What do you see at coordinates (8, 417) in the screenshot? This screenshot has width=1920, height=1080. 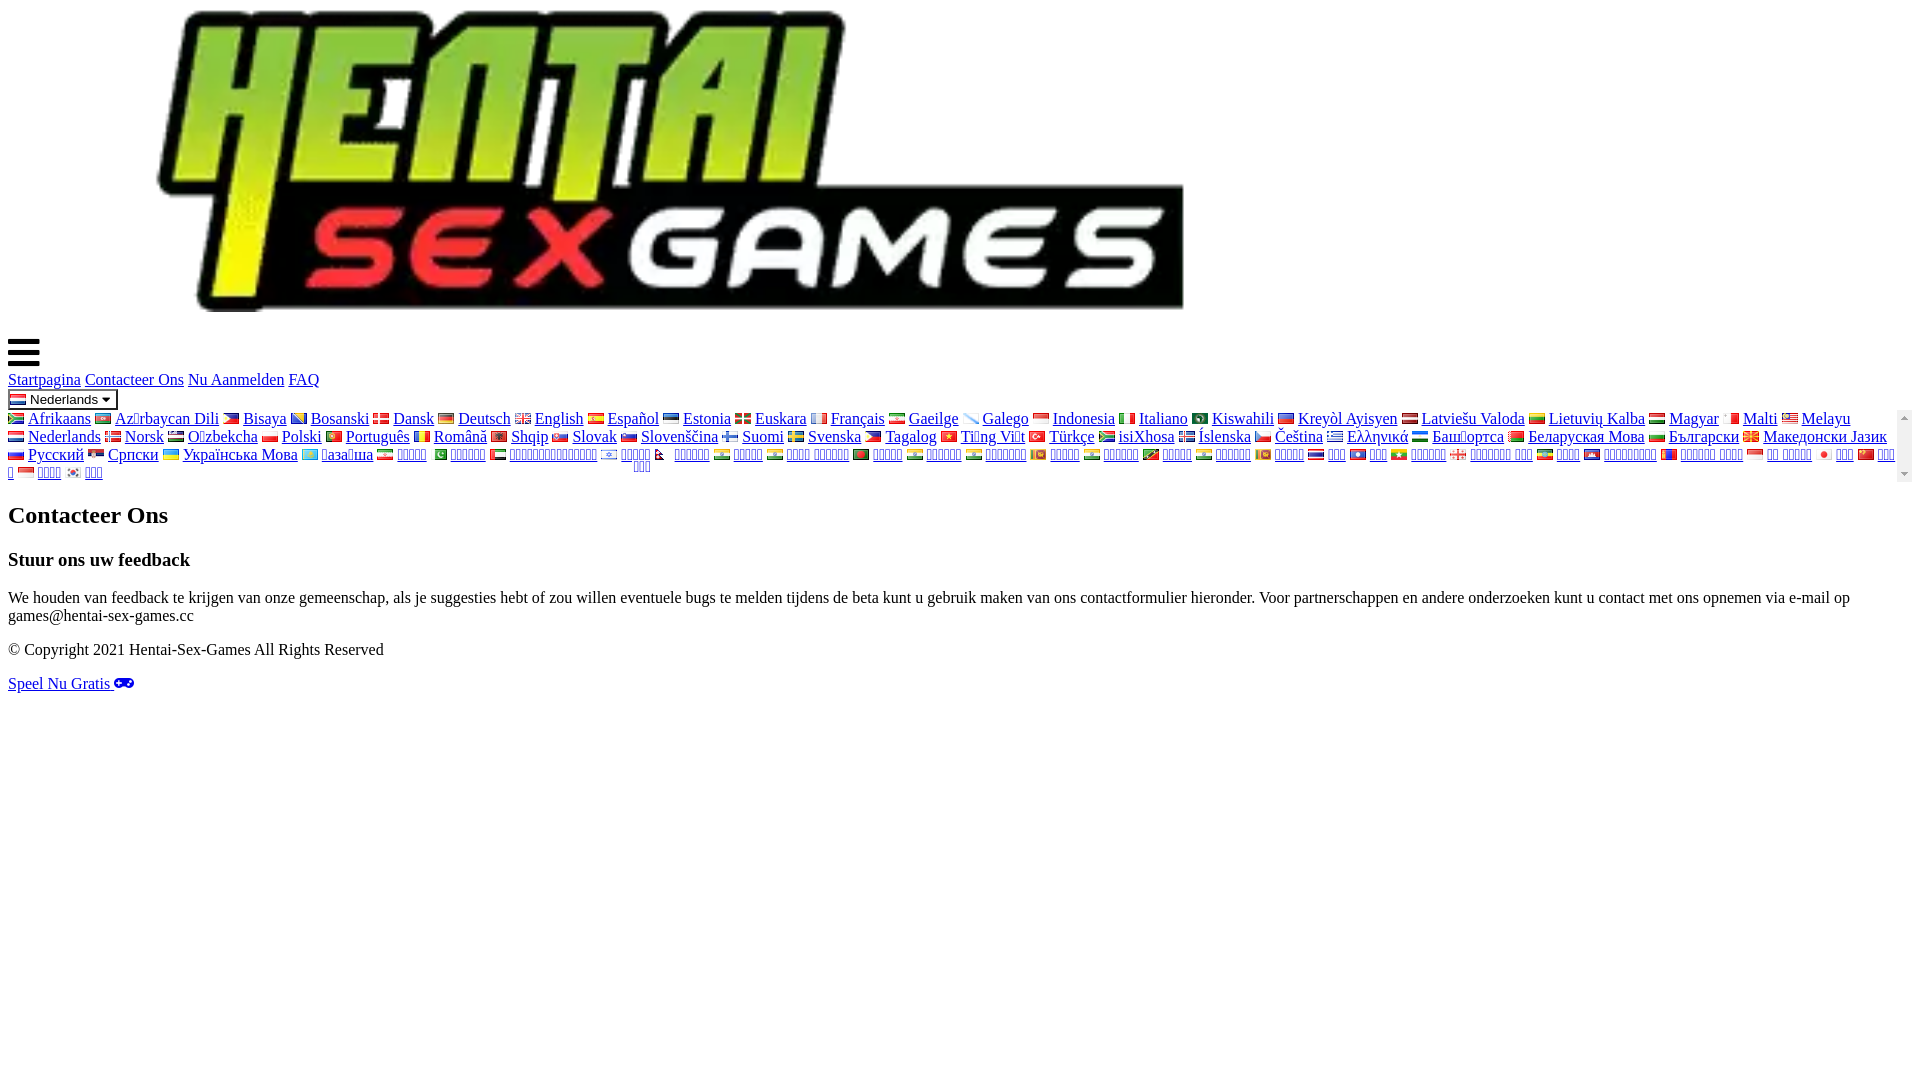 I see `'Afrikaans'` at bounding box center [8, 417].